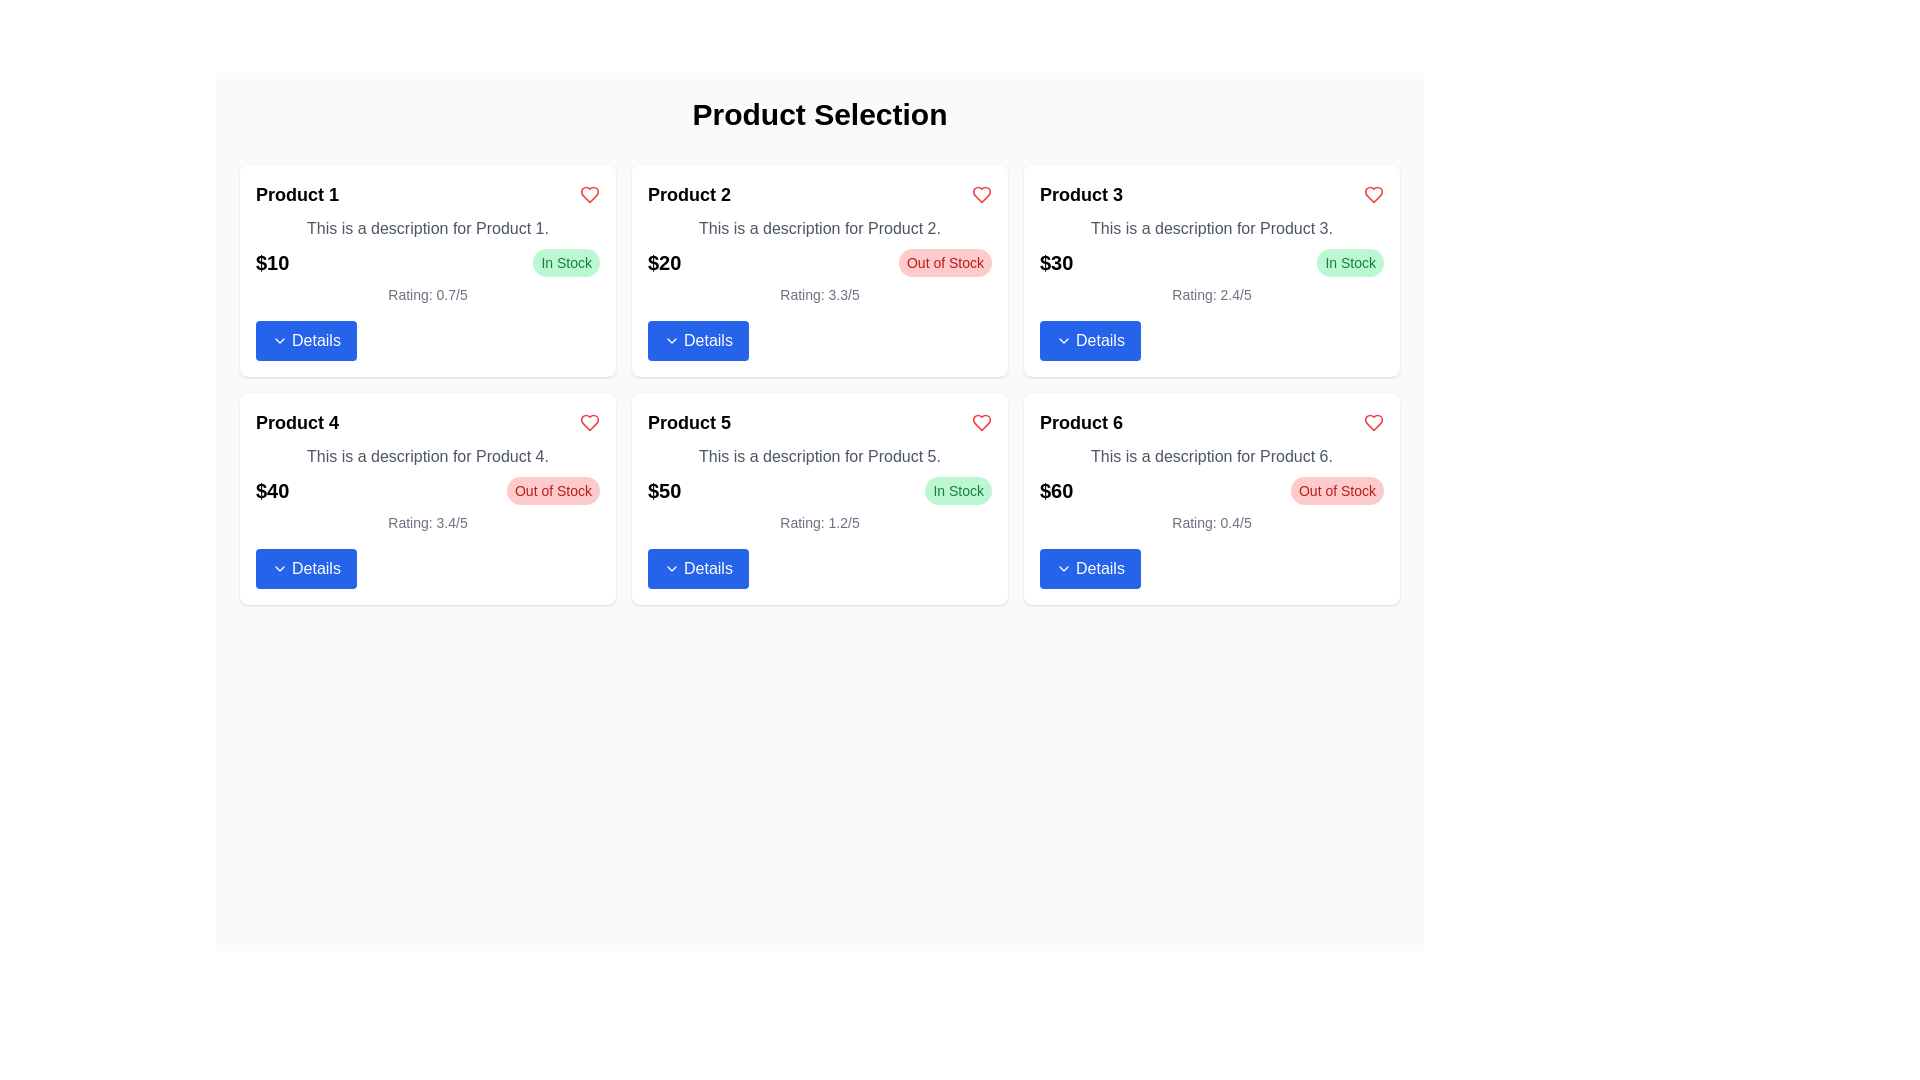 Image resolution: width=1920 pixels, height=1080 pixels. I want to click on the downward chevron icon with a black outline inside the 'Details' button, so click(278, 569).